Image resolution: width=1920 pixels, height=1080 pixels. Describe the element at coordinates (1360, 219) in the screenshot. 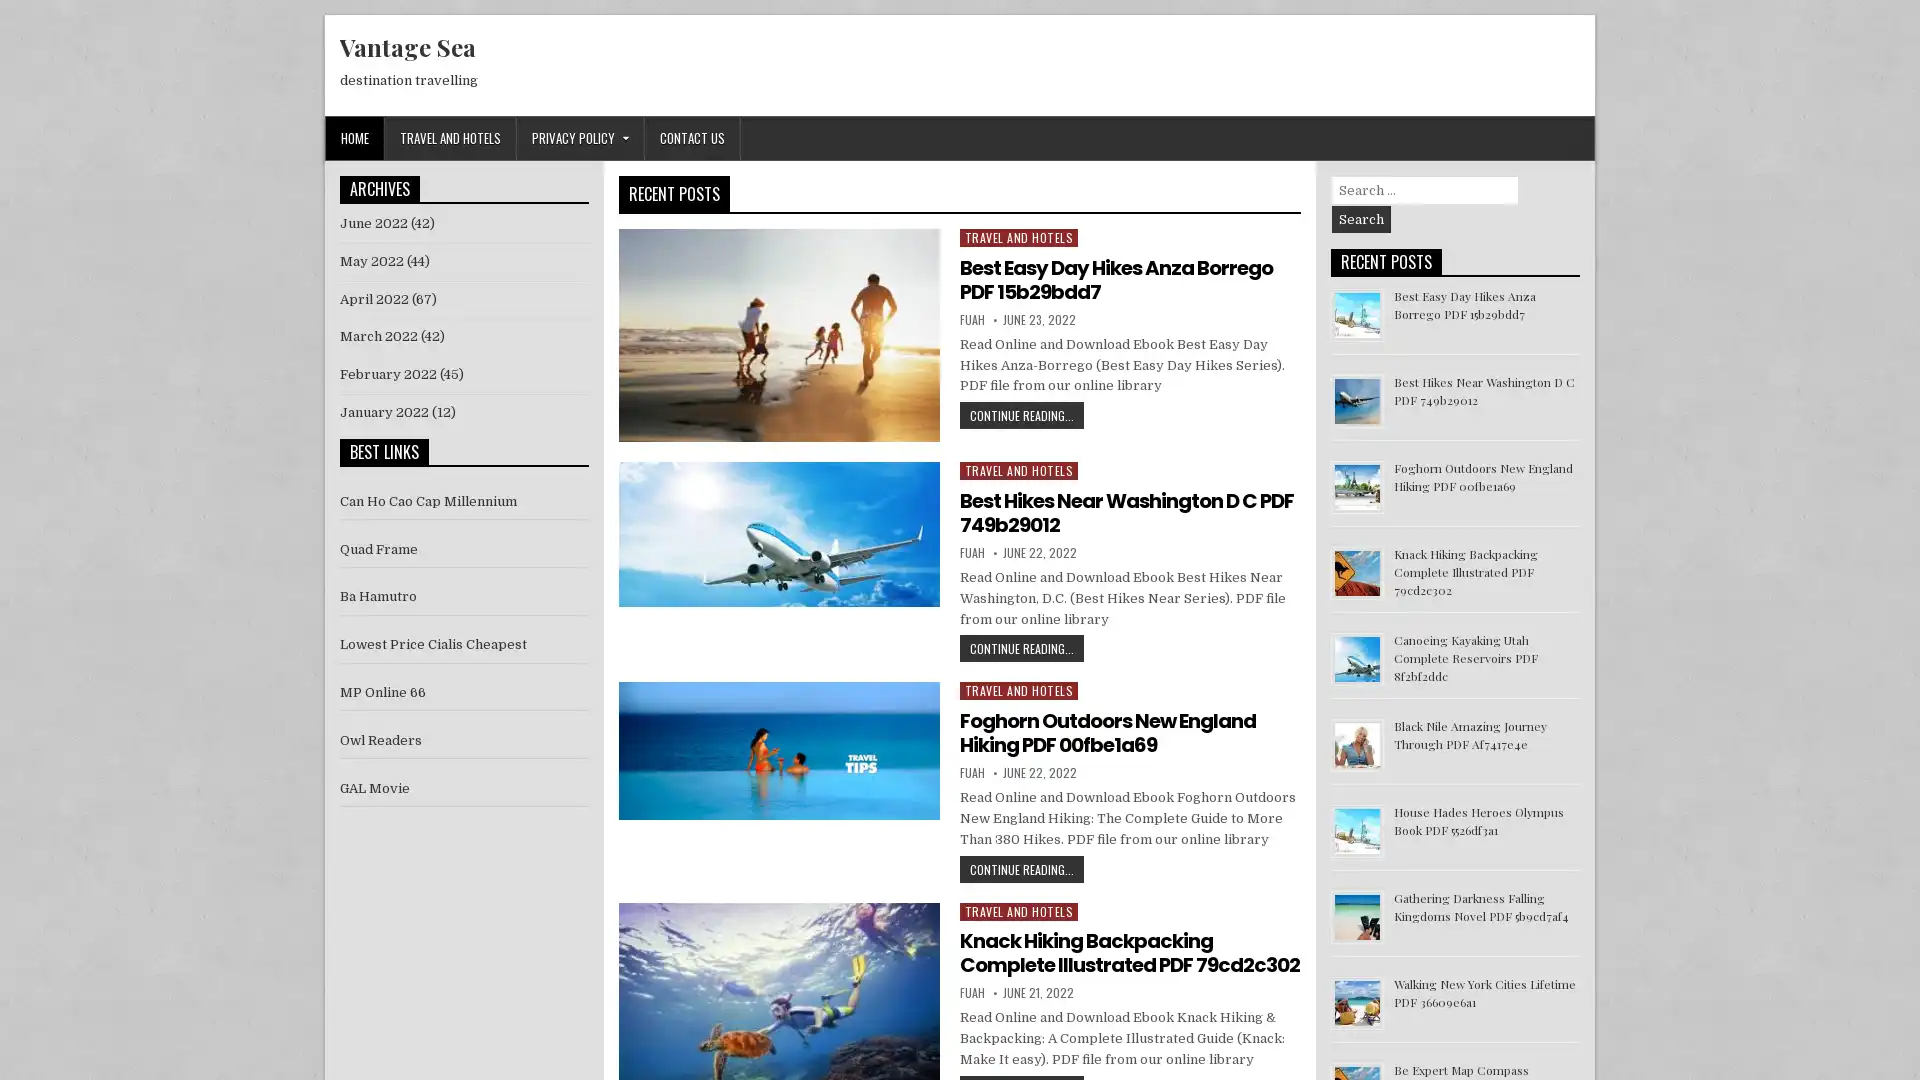

I see `Search` at that location.